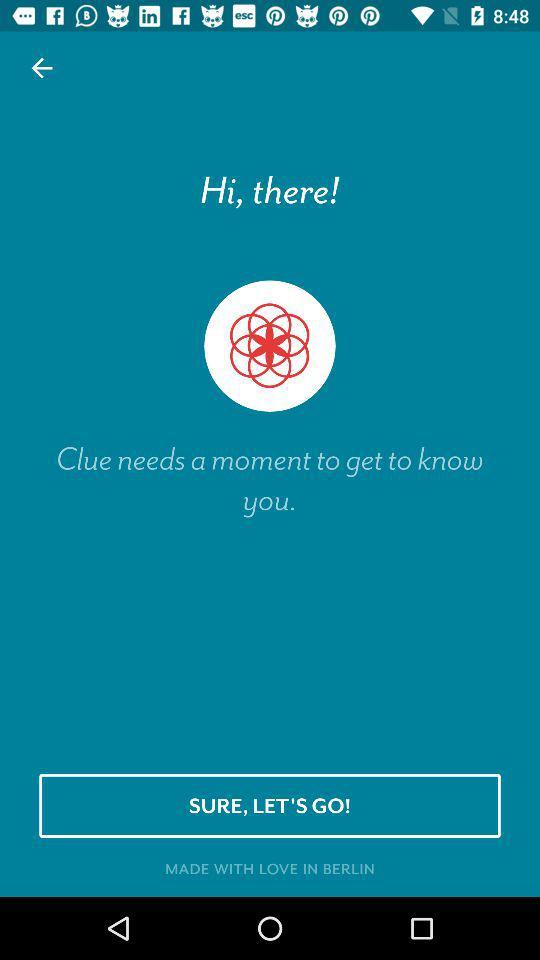 The width and height of the screenshot is (540, 960). I want to click on the arrow_backward icon, so click(42, 68).